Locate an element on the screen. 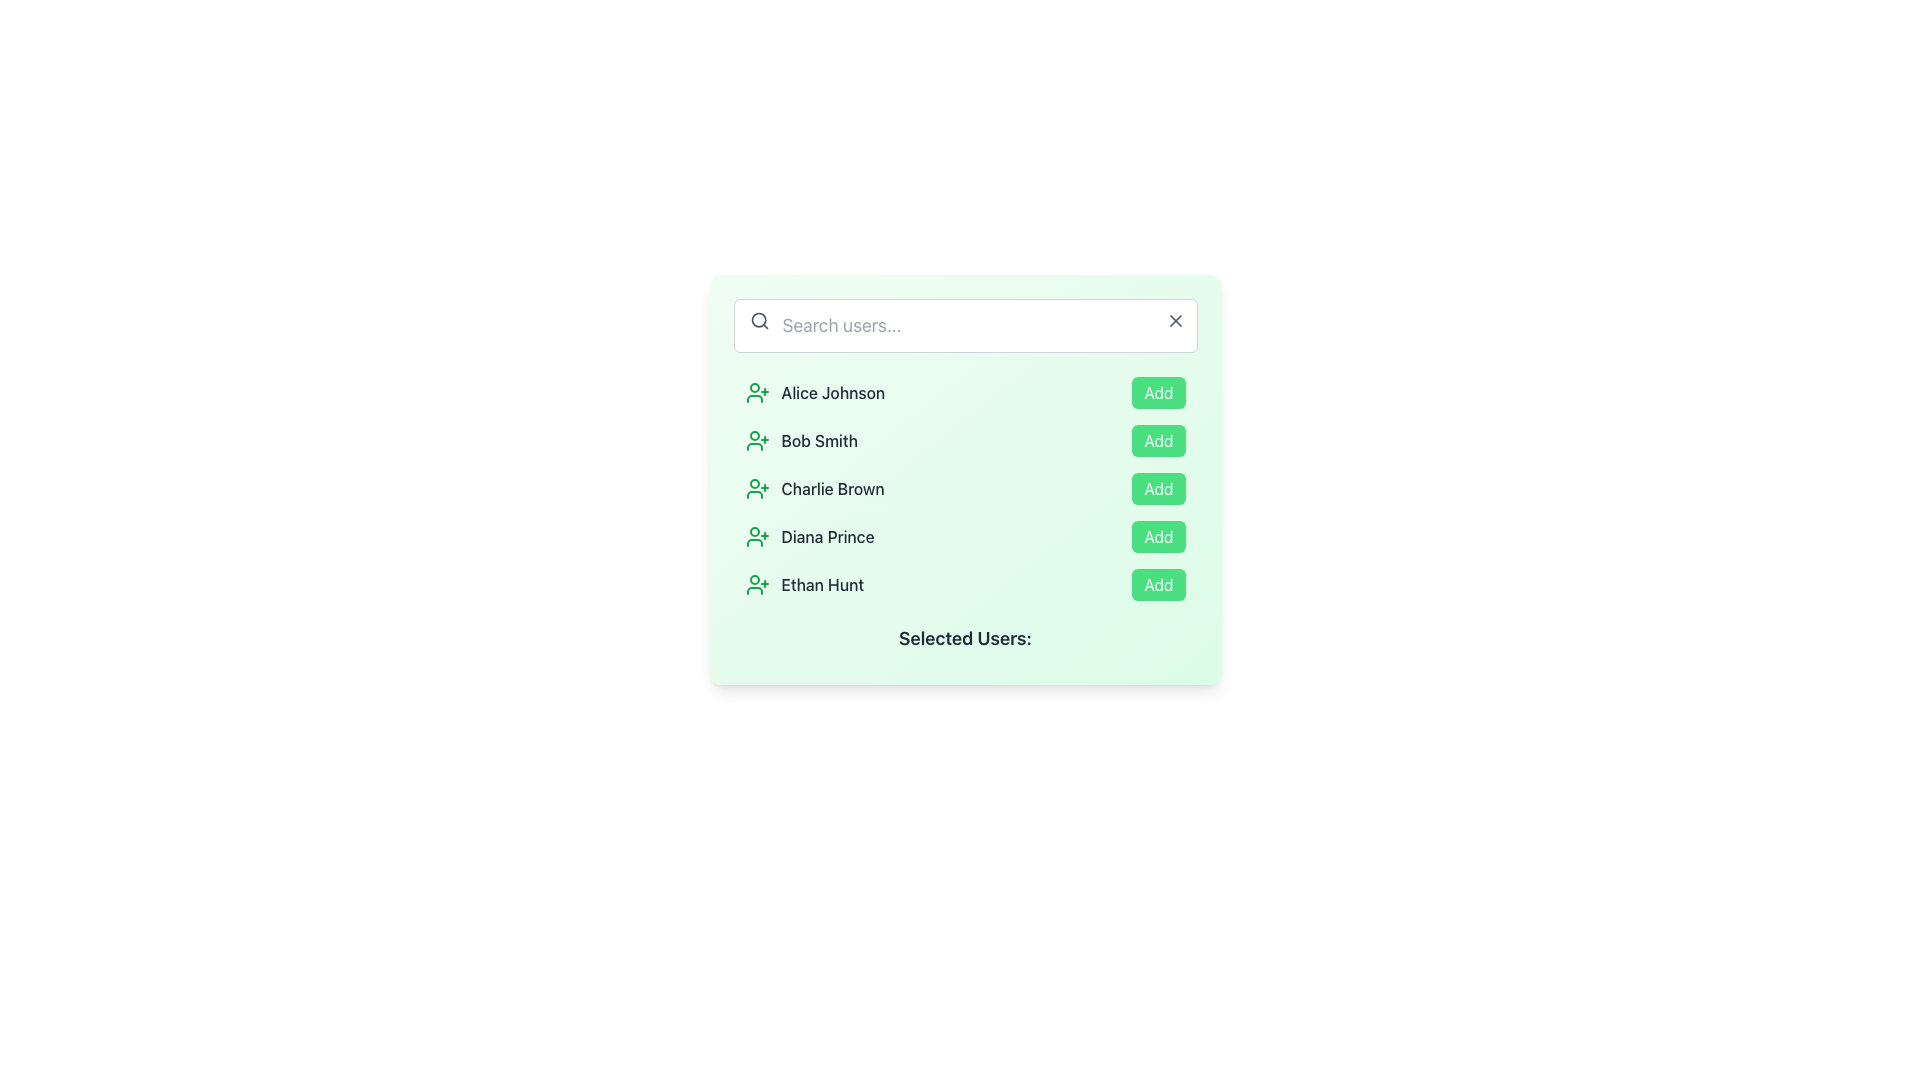 The height and width of the screenshot is (1080, 1920). the user icon with a plus symbol next to it, located at the start of the 'Alice Johnson' entry in the user selection list is located at coordinates (756, 393).